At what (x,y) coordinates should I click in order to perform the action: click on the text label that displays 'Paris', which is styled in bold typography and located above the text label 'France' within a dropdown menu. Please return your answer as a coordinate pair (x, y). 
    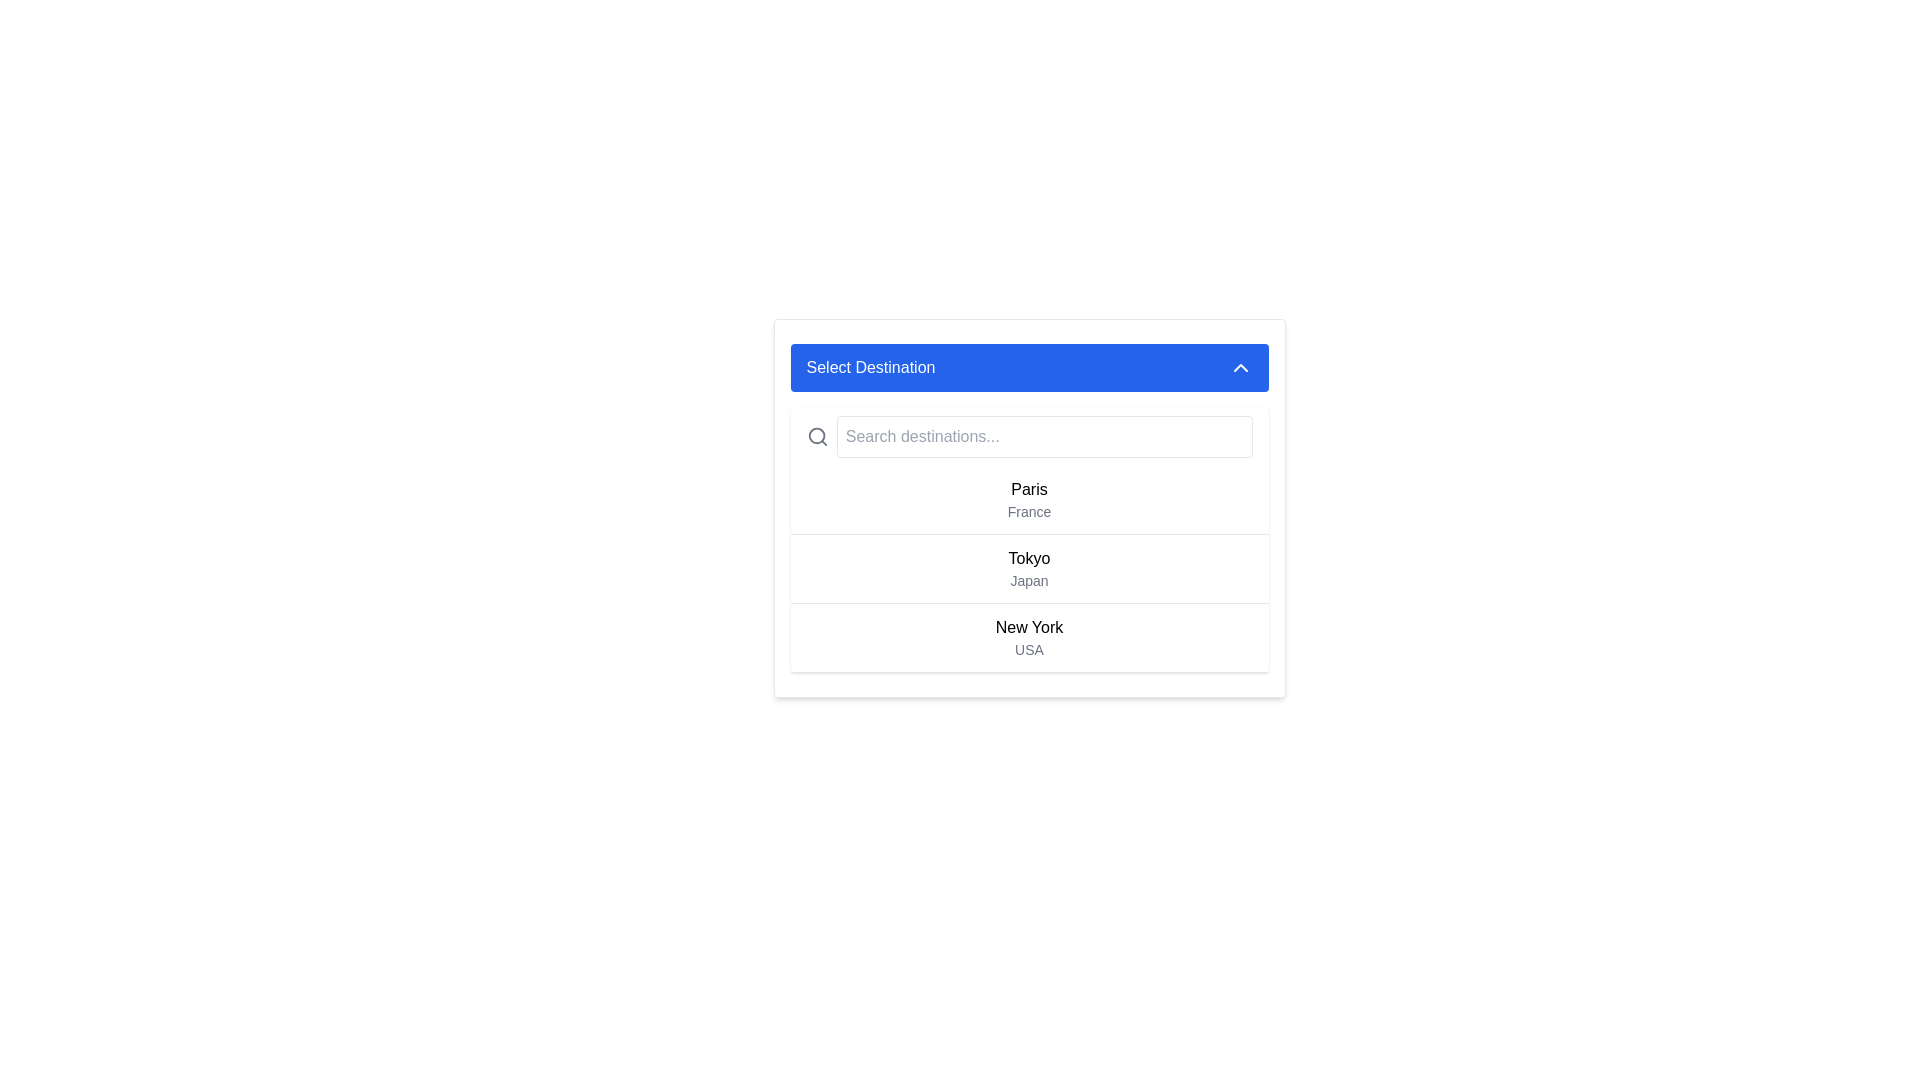
    Looking at the image, I should click on (1029, 489).